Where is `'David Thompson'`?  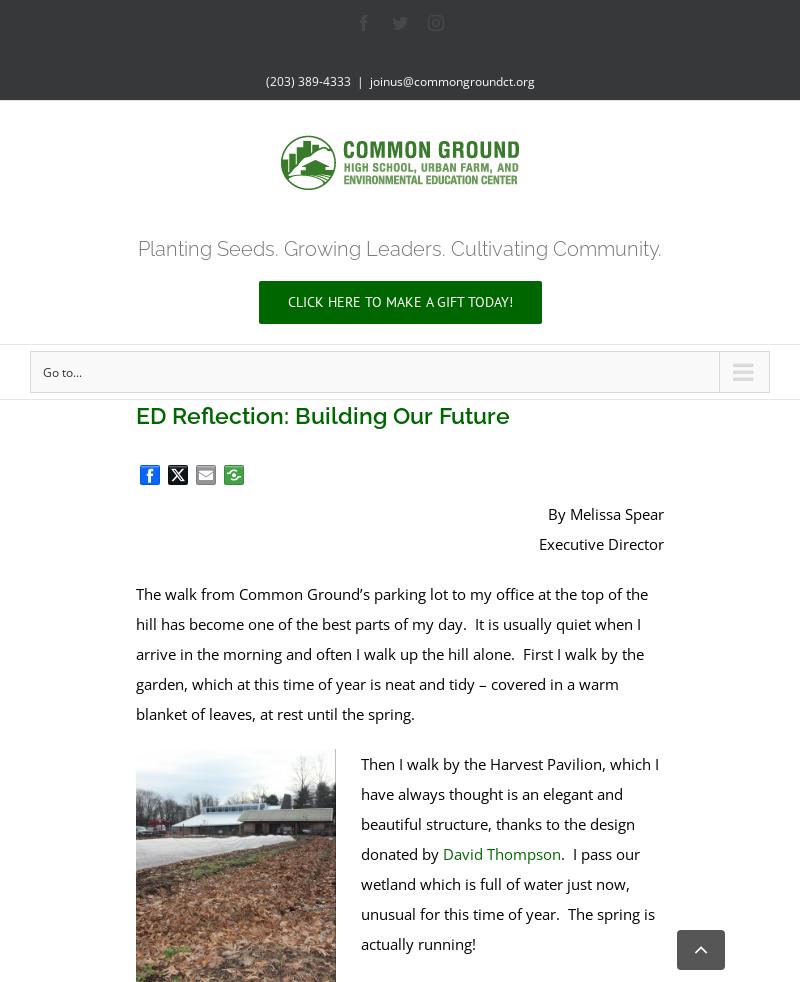
'David Thompson' is located at coordinates (441, 852).